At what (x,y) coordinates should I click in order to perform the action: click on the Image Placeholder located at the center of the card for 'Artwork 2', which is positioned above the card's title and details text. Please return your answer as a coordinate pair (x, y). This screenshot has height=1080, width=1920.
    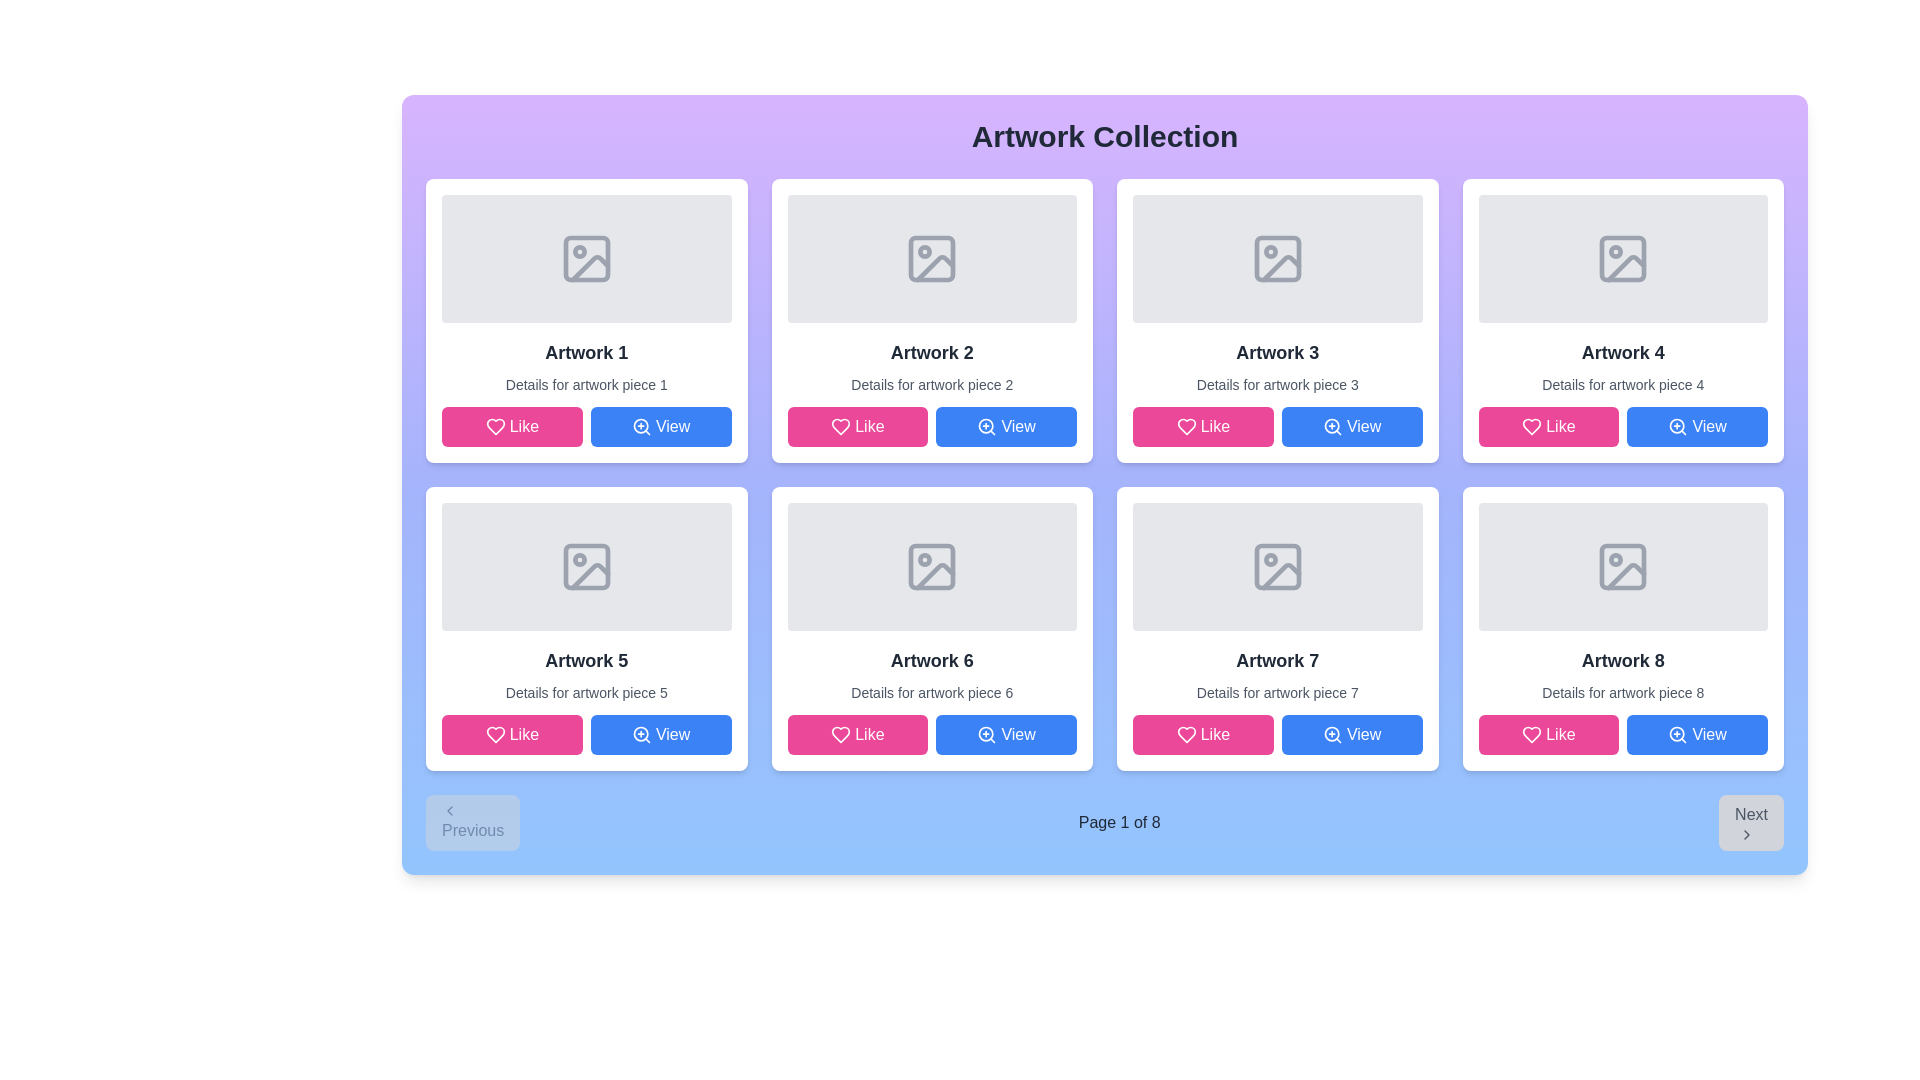
    Looking at the image, I should click on (931, 257).